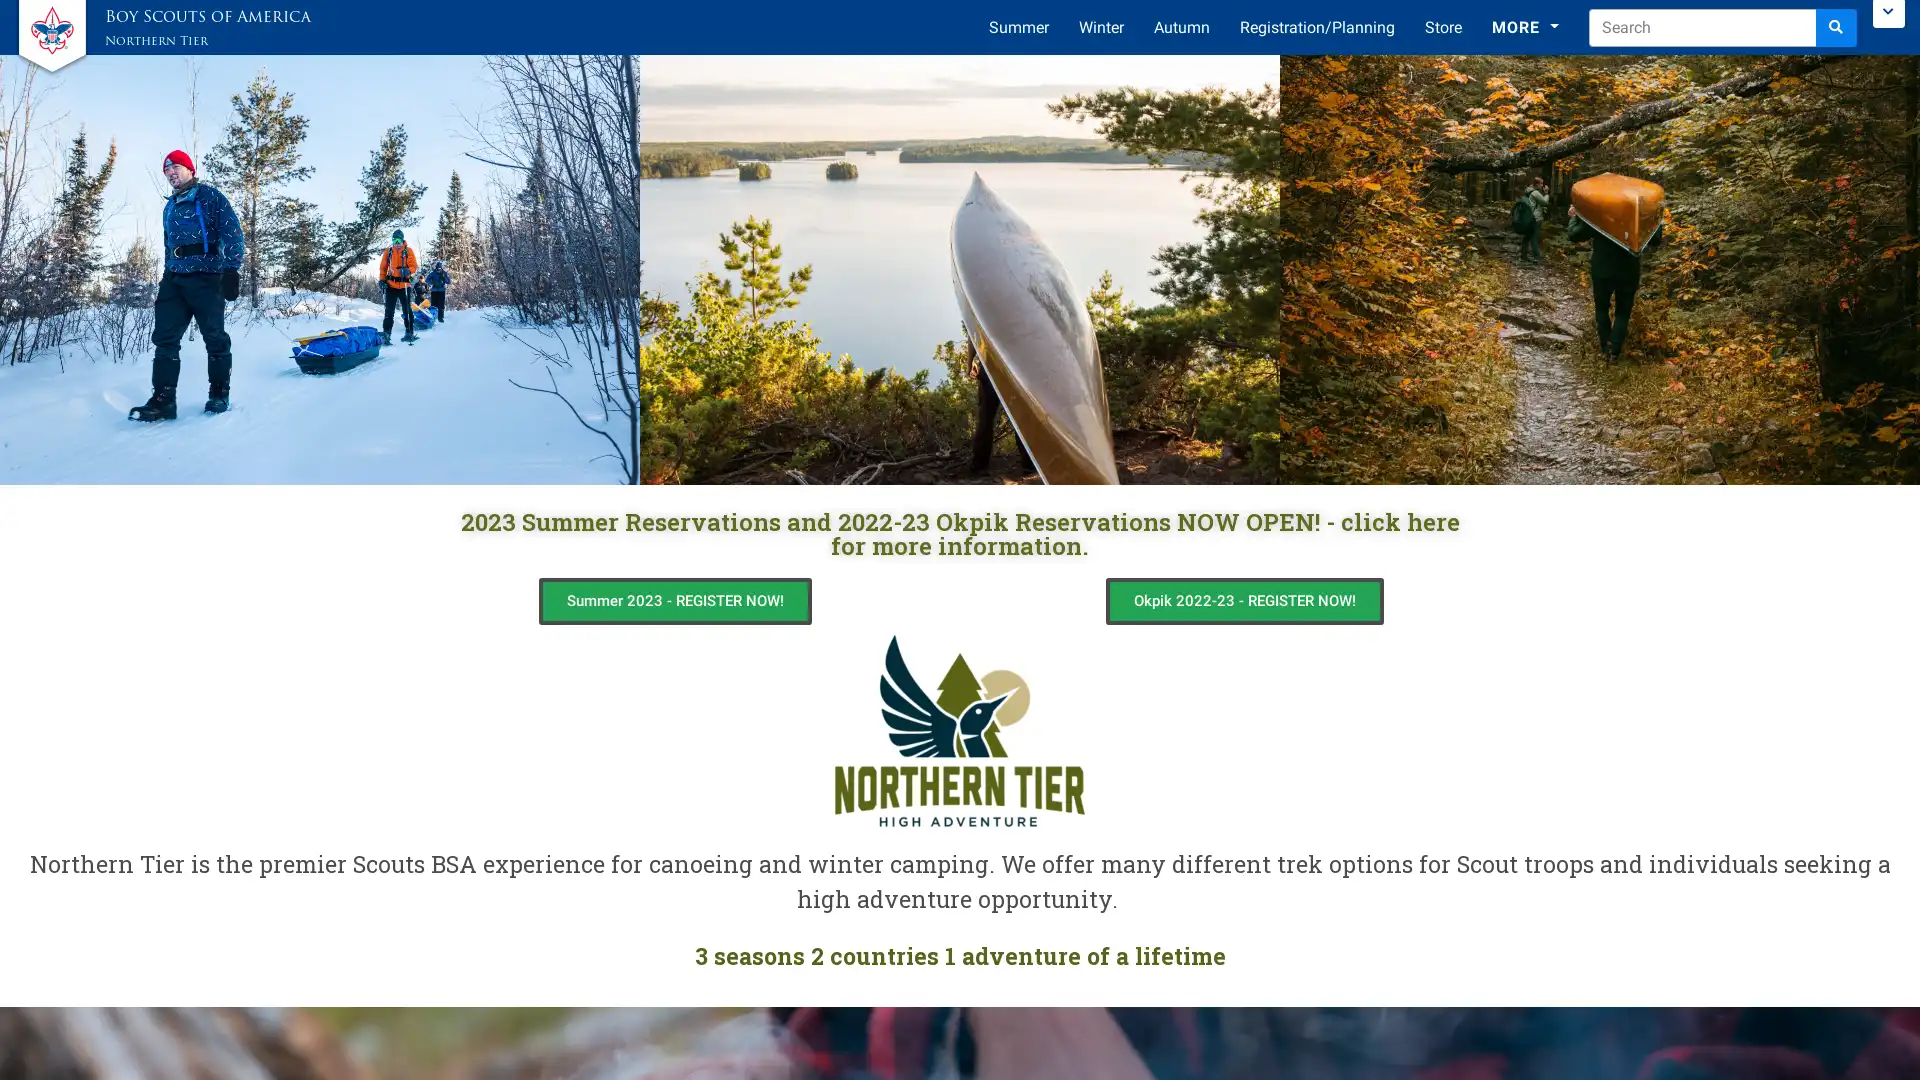  I want to click on Okpik 2022-23 - REGISTER NOW!, so click(1243, 600).